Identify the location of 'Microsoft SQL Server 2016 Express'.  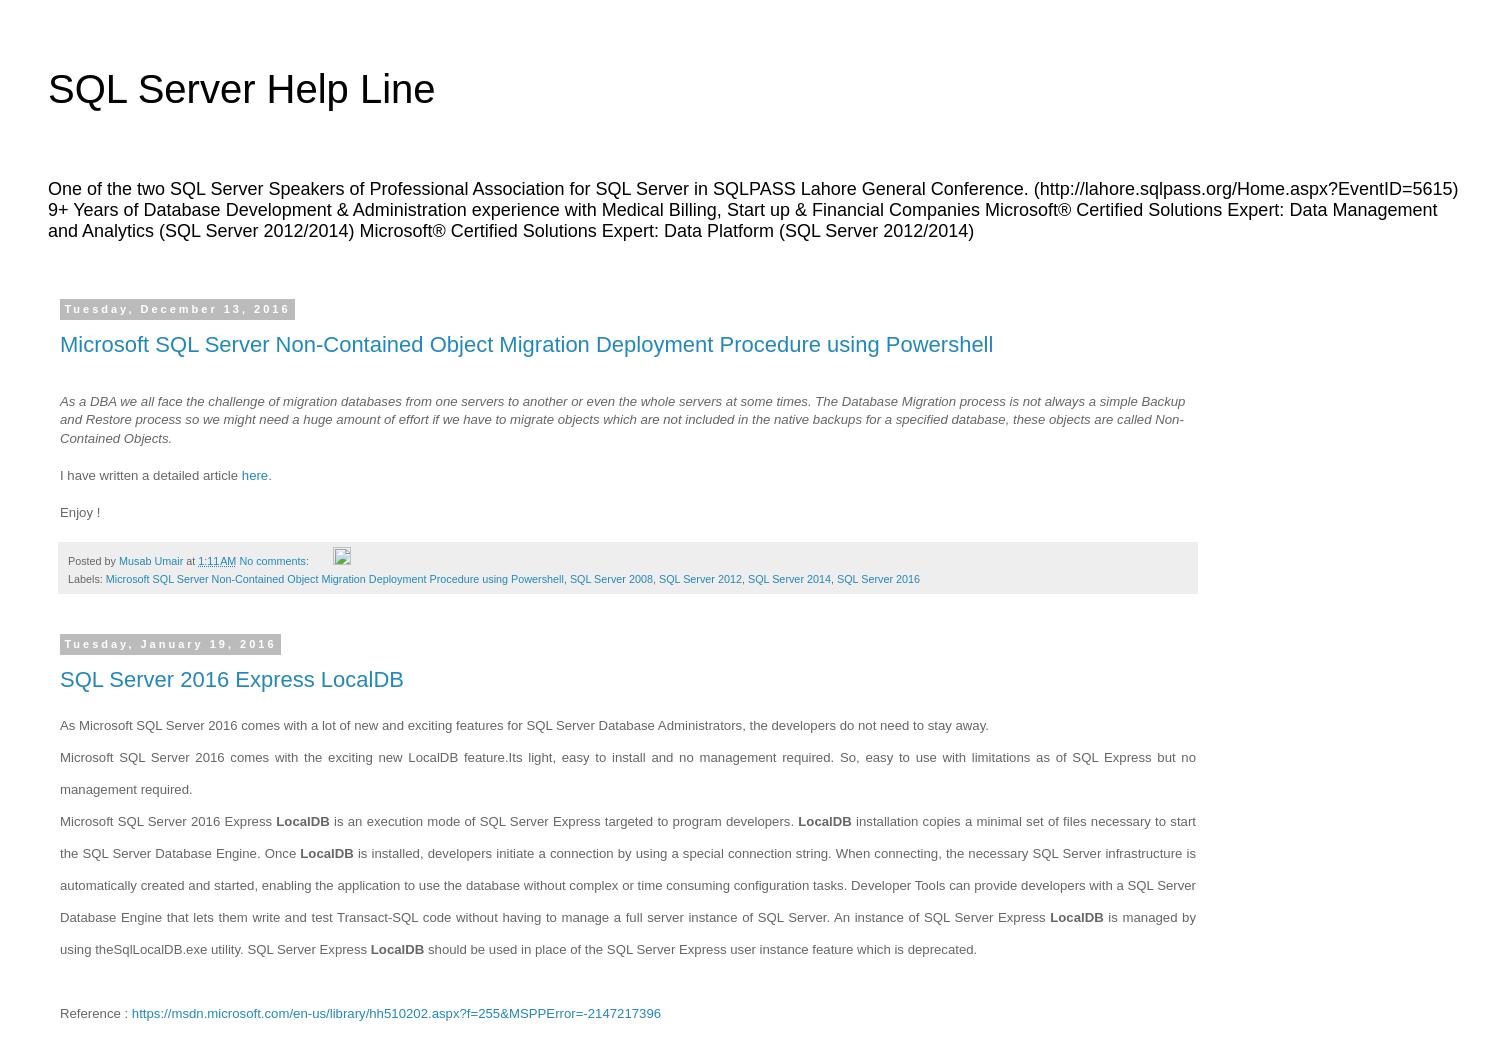
(167, 819).